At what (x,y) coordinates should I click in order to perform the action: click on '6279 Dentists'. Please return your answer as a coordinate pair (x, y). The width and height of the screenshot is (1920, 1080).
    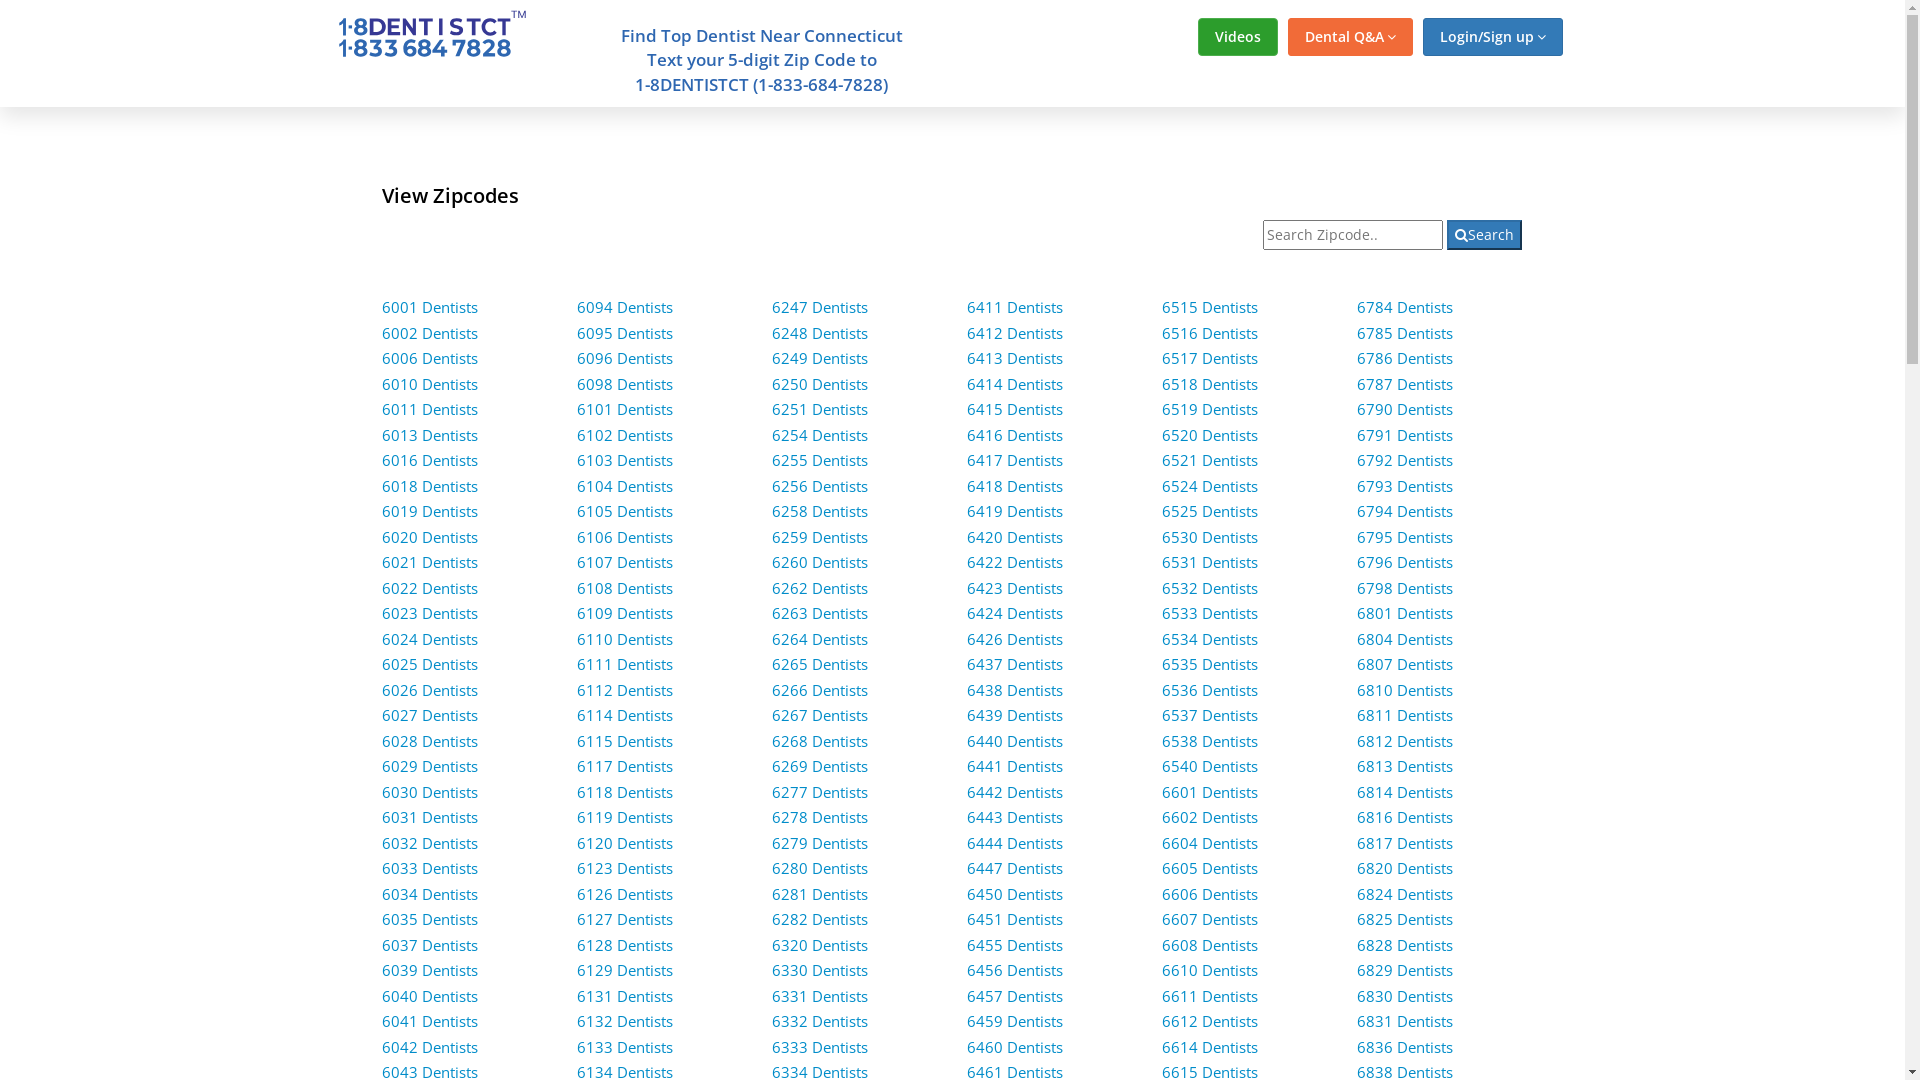
    Looking at the image, I should click on (771, 843).